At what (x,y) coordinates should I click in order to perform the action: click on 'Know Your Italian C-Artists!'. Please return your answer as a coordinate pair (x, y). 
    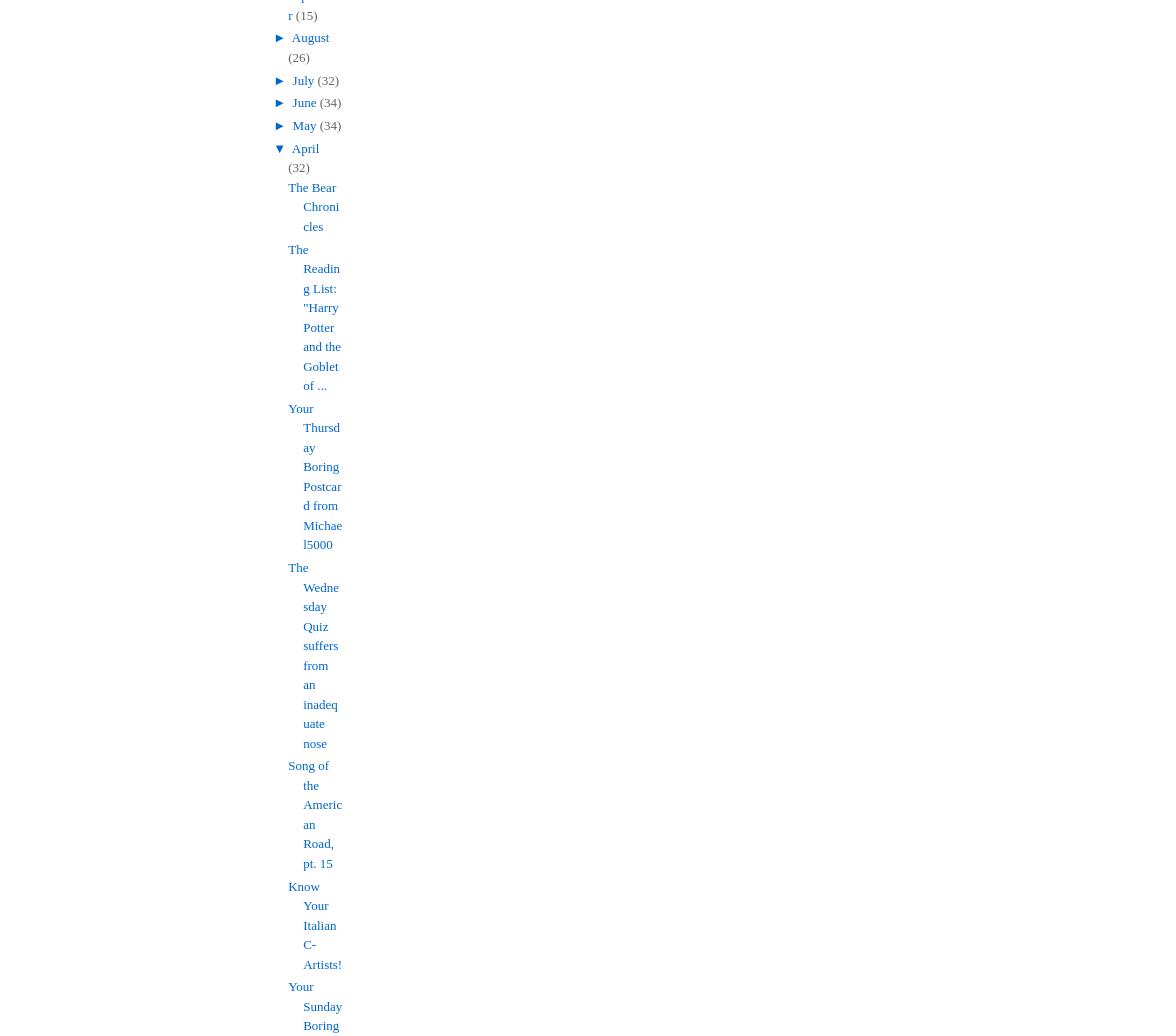
    Looking at the image, I should click on (288, 924).